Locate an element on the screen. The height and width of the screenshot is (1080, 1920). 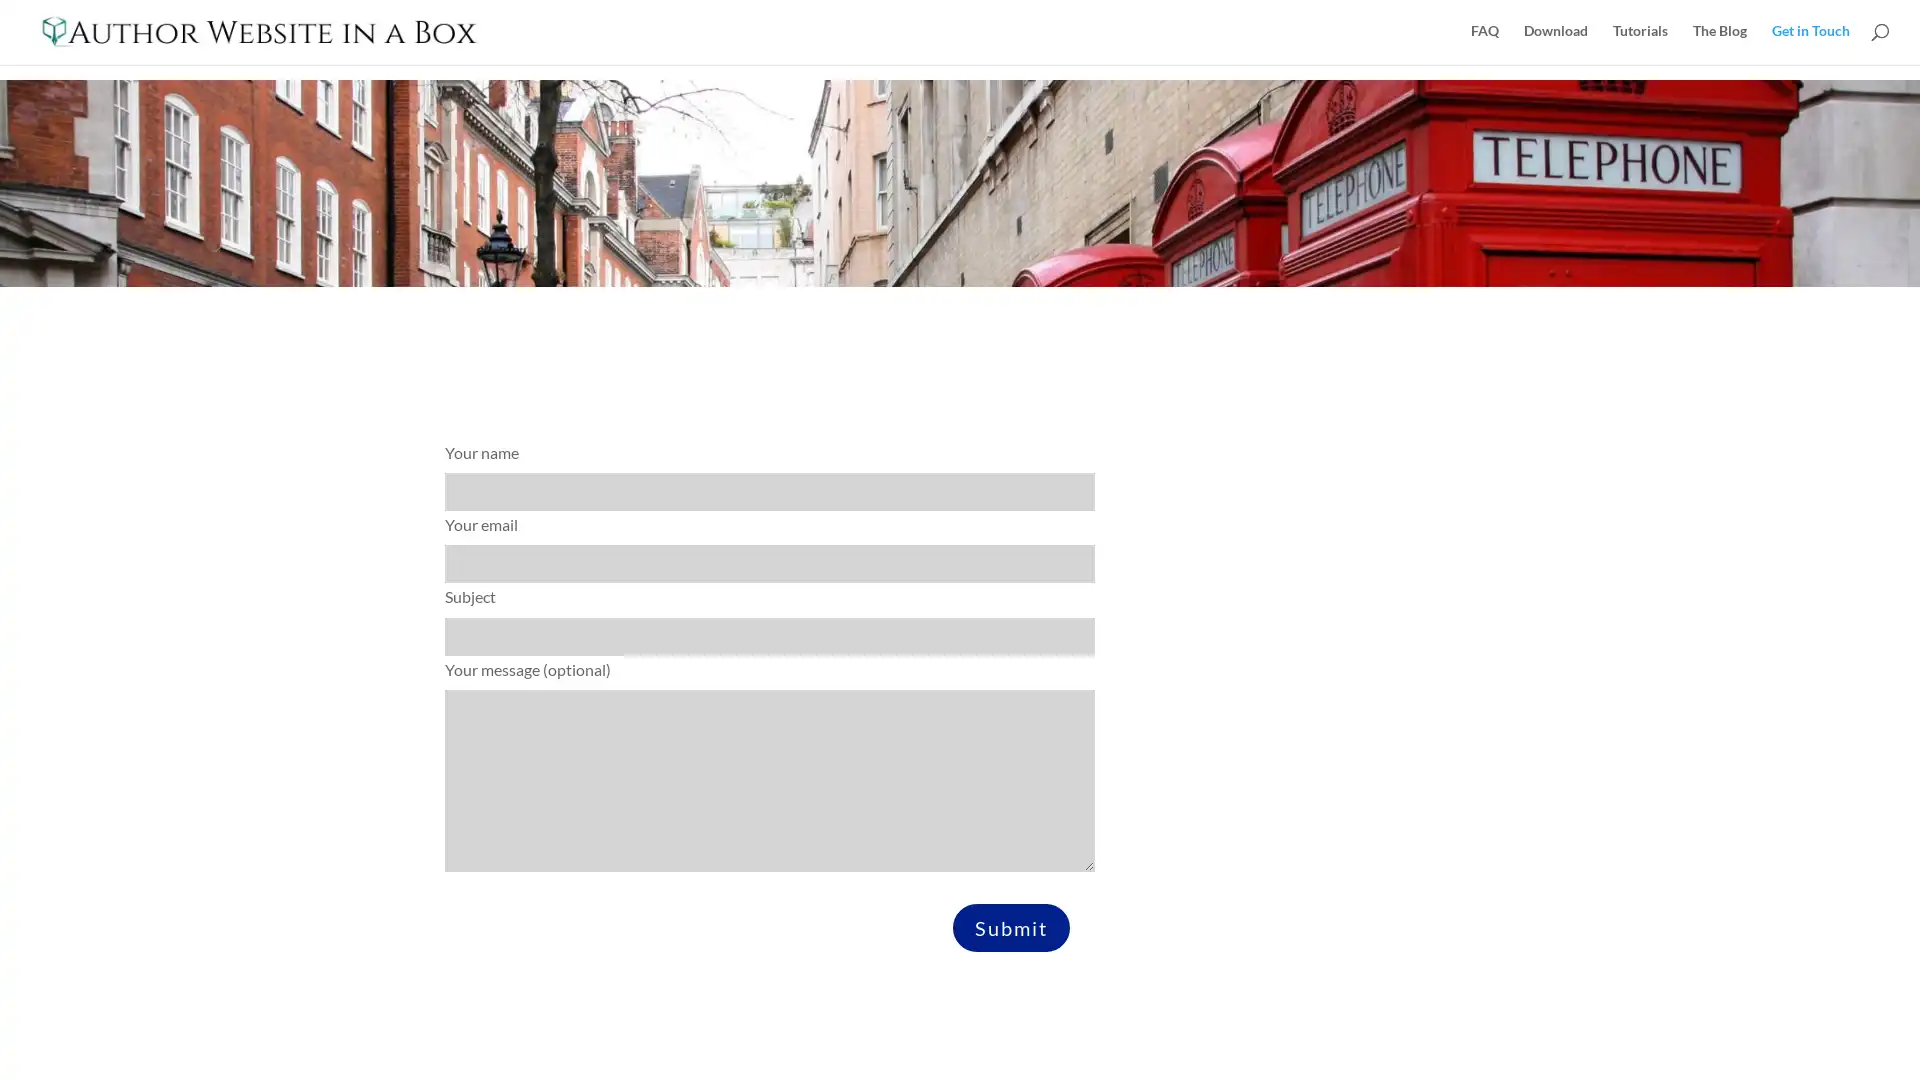
Submit is located at coordinates (1011, 926).